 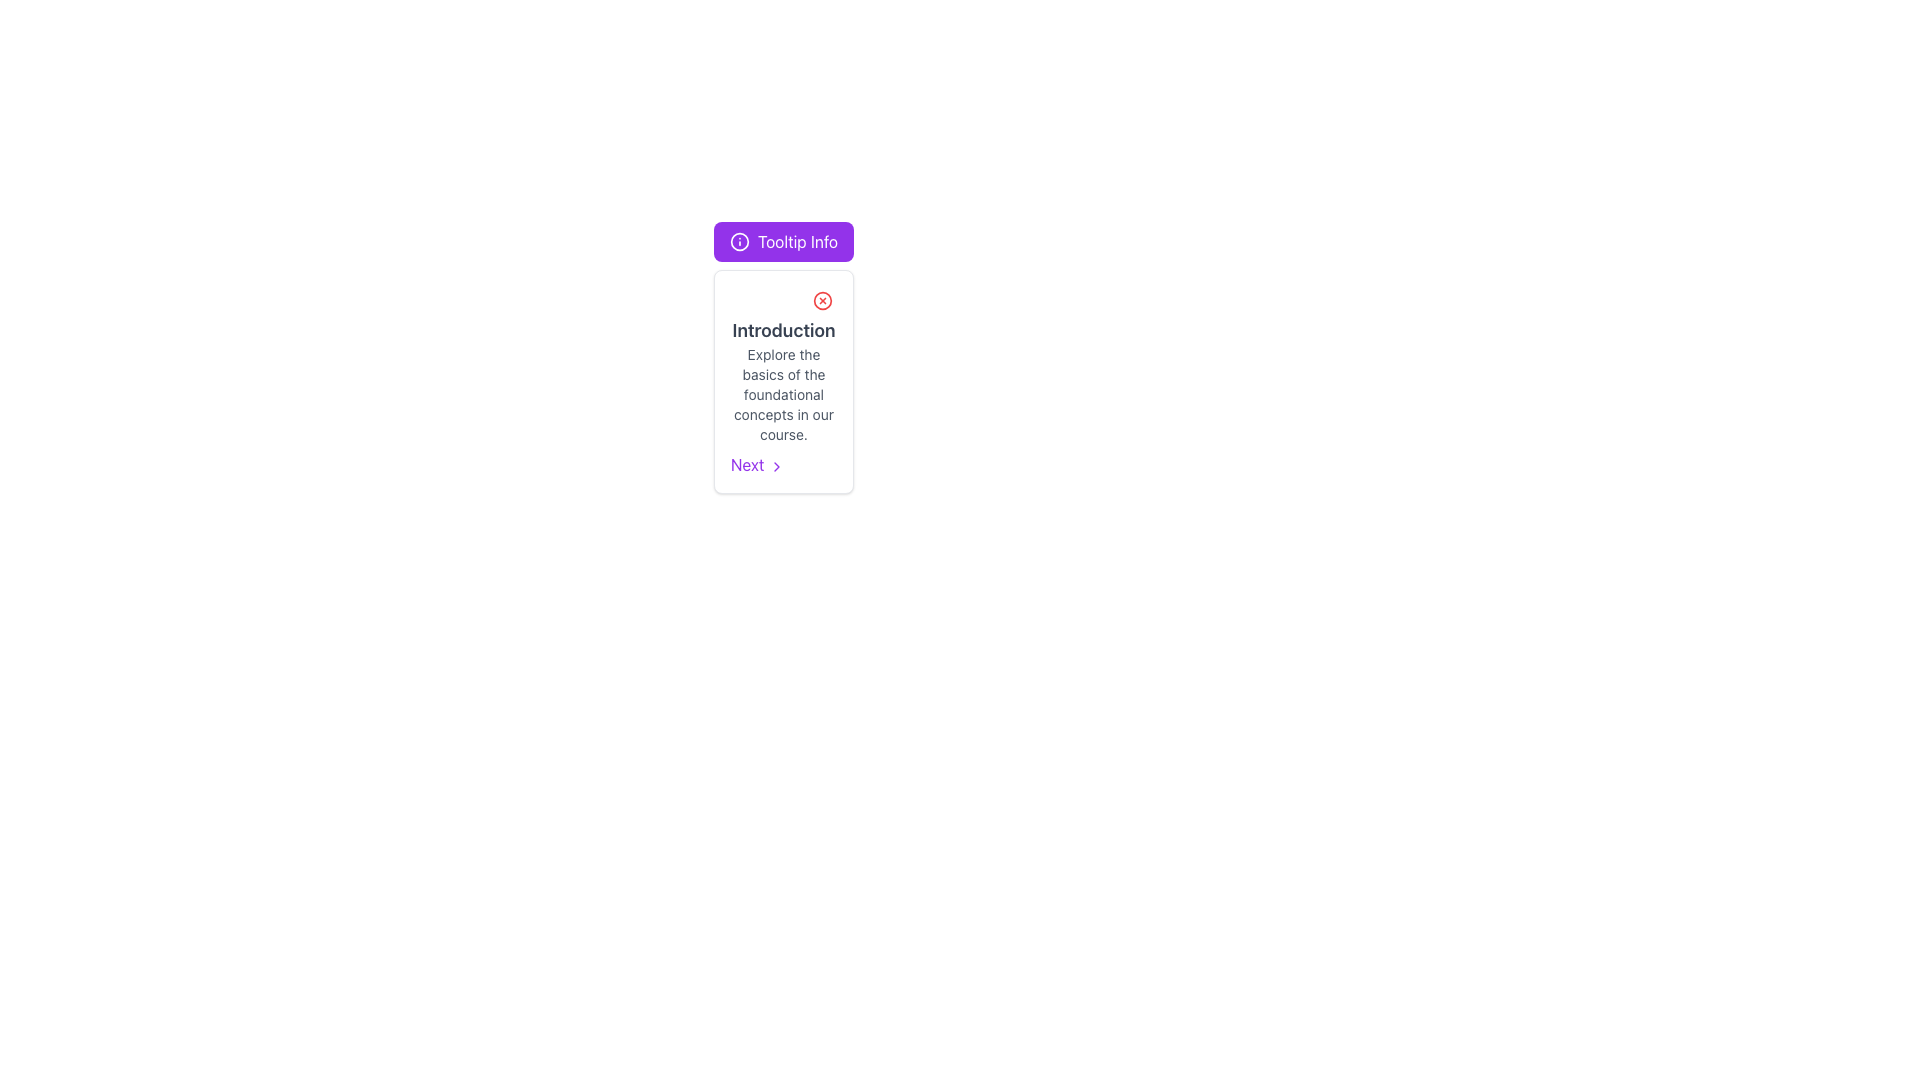 What do you see at coordinates (782, 241) in the screenshot?
I see `the 'Tooltip Info' button, which is a horizontally elongated, rounded rectangle with a purple background and an info symbol` at bounding box center [782, 241].